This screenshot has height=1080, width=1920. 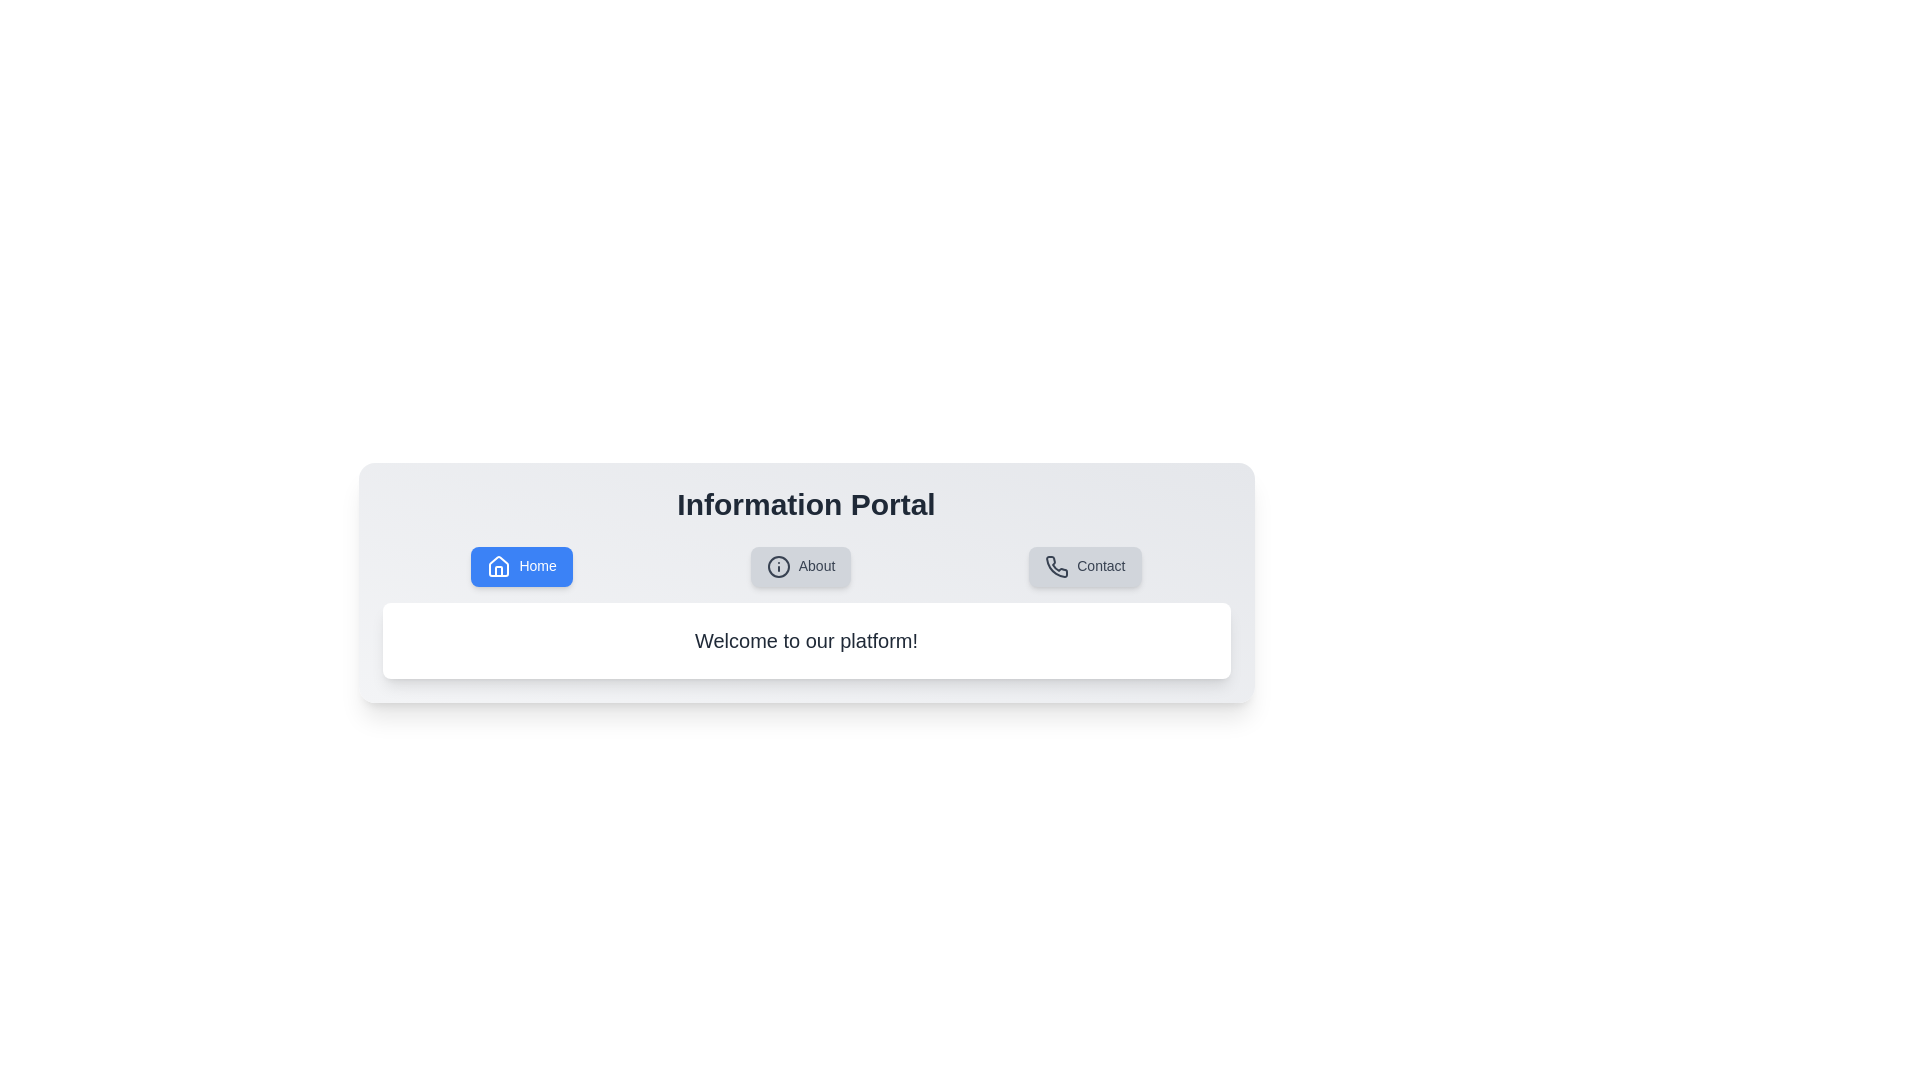 I want to click on the contact icon located inside the 'Contact' button, which is the third button in a horizontal row of tabs under 'Information Portal', so click(x=1056, y=567).